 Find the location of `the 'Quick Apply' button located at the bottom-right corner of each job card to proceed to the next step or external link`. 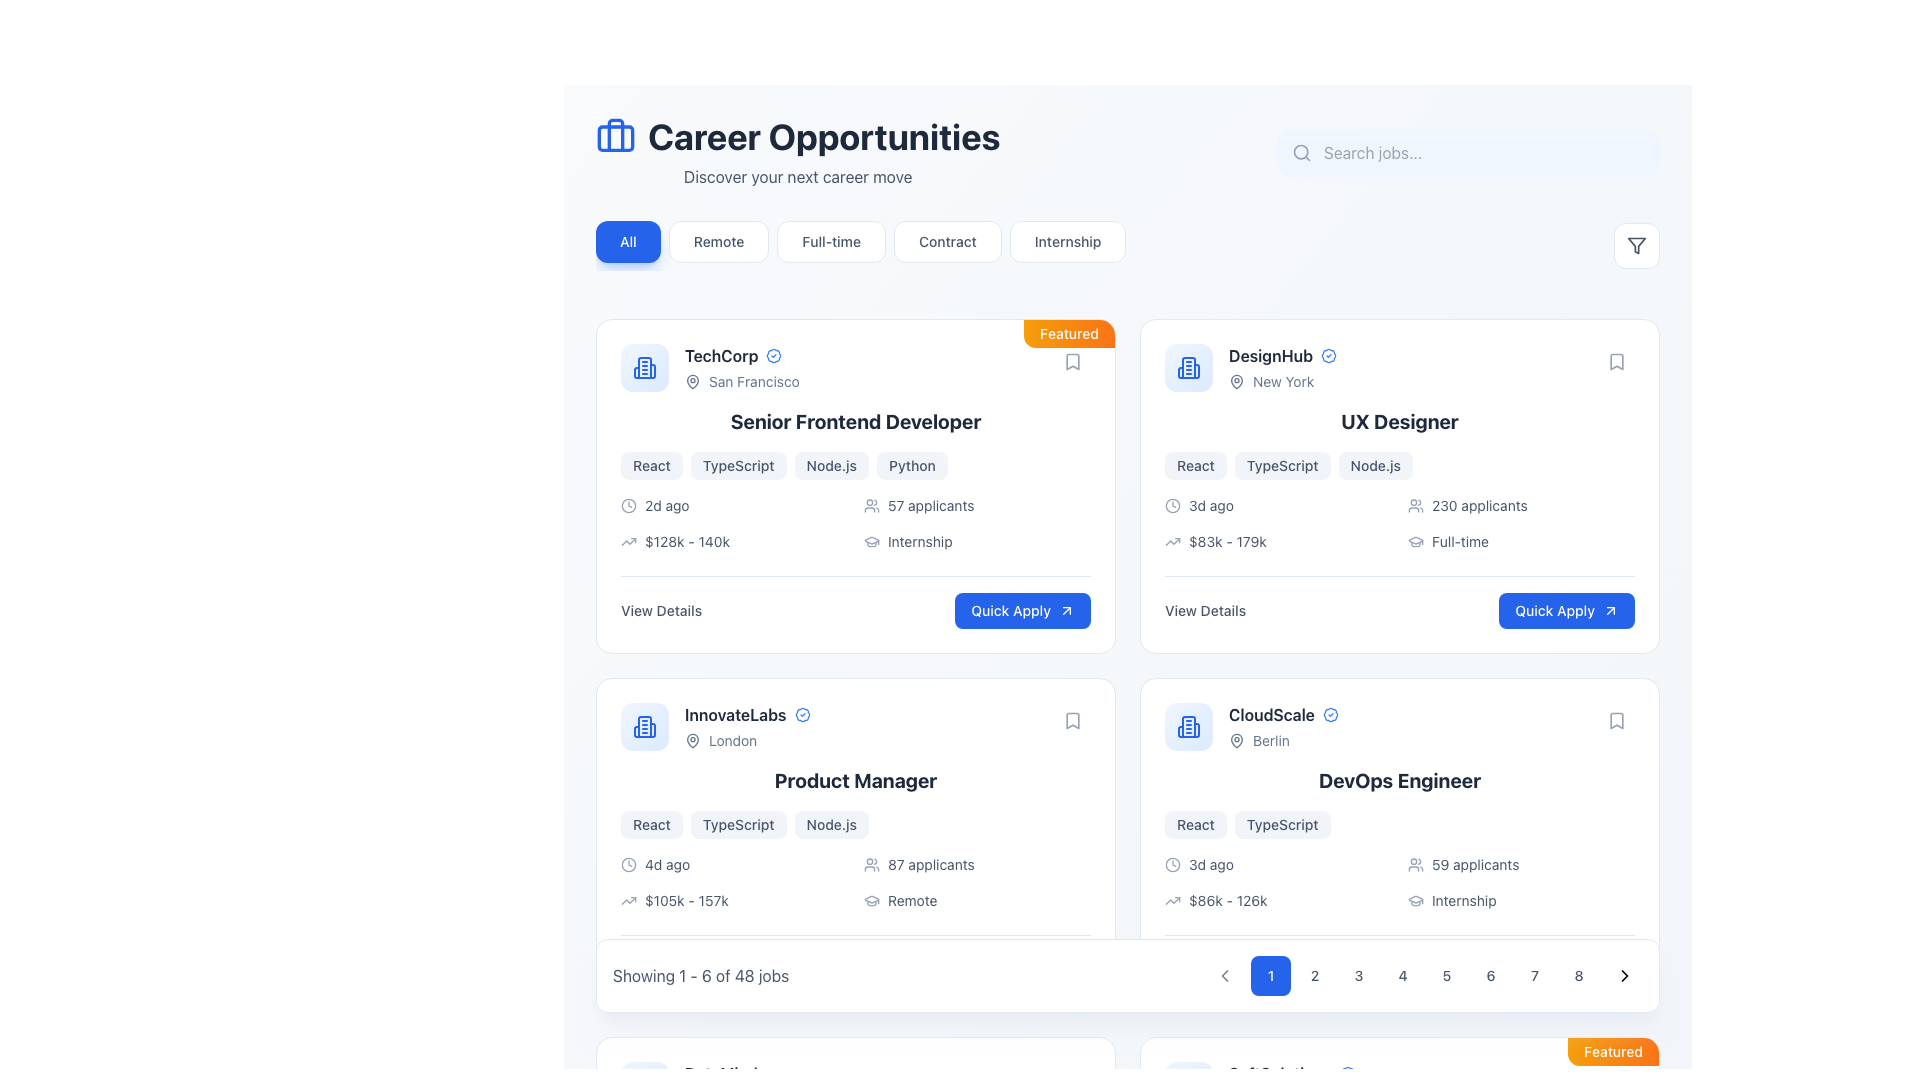

the 'Quick Apply' button located at the bottom-right corner of each job card to proceed to the next step or external link is located at coordinates (1065, 968).